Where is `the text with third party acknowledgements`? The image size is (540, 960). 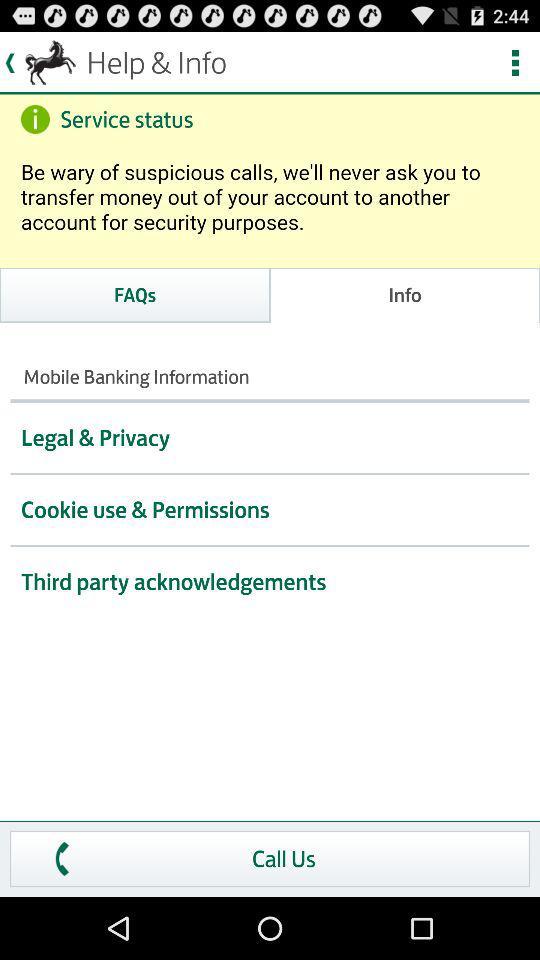
the text with third party acknowledgements is located at coordinates (270, 582).